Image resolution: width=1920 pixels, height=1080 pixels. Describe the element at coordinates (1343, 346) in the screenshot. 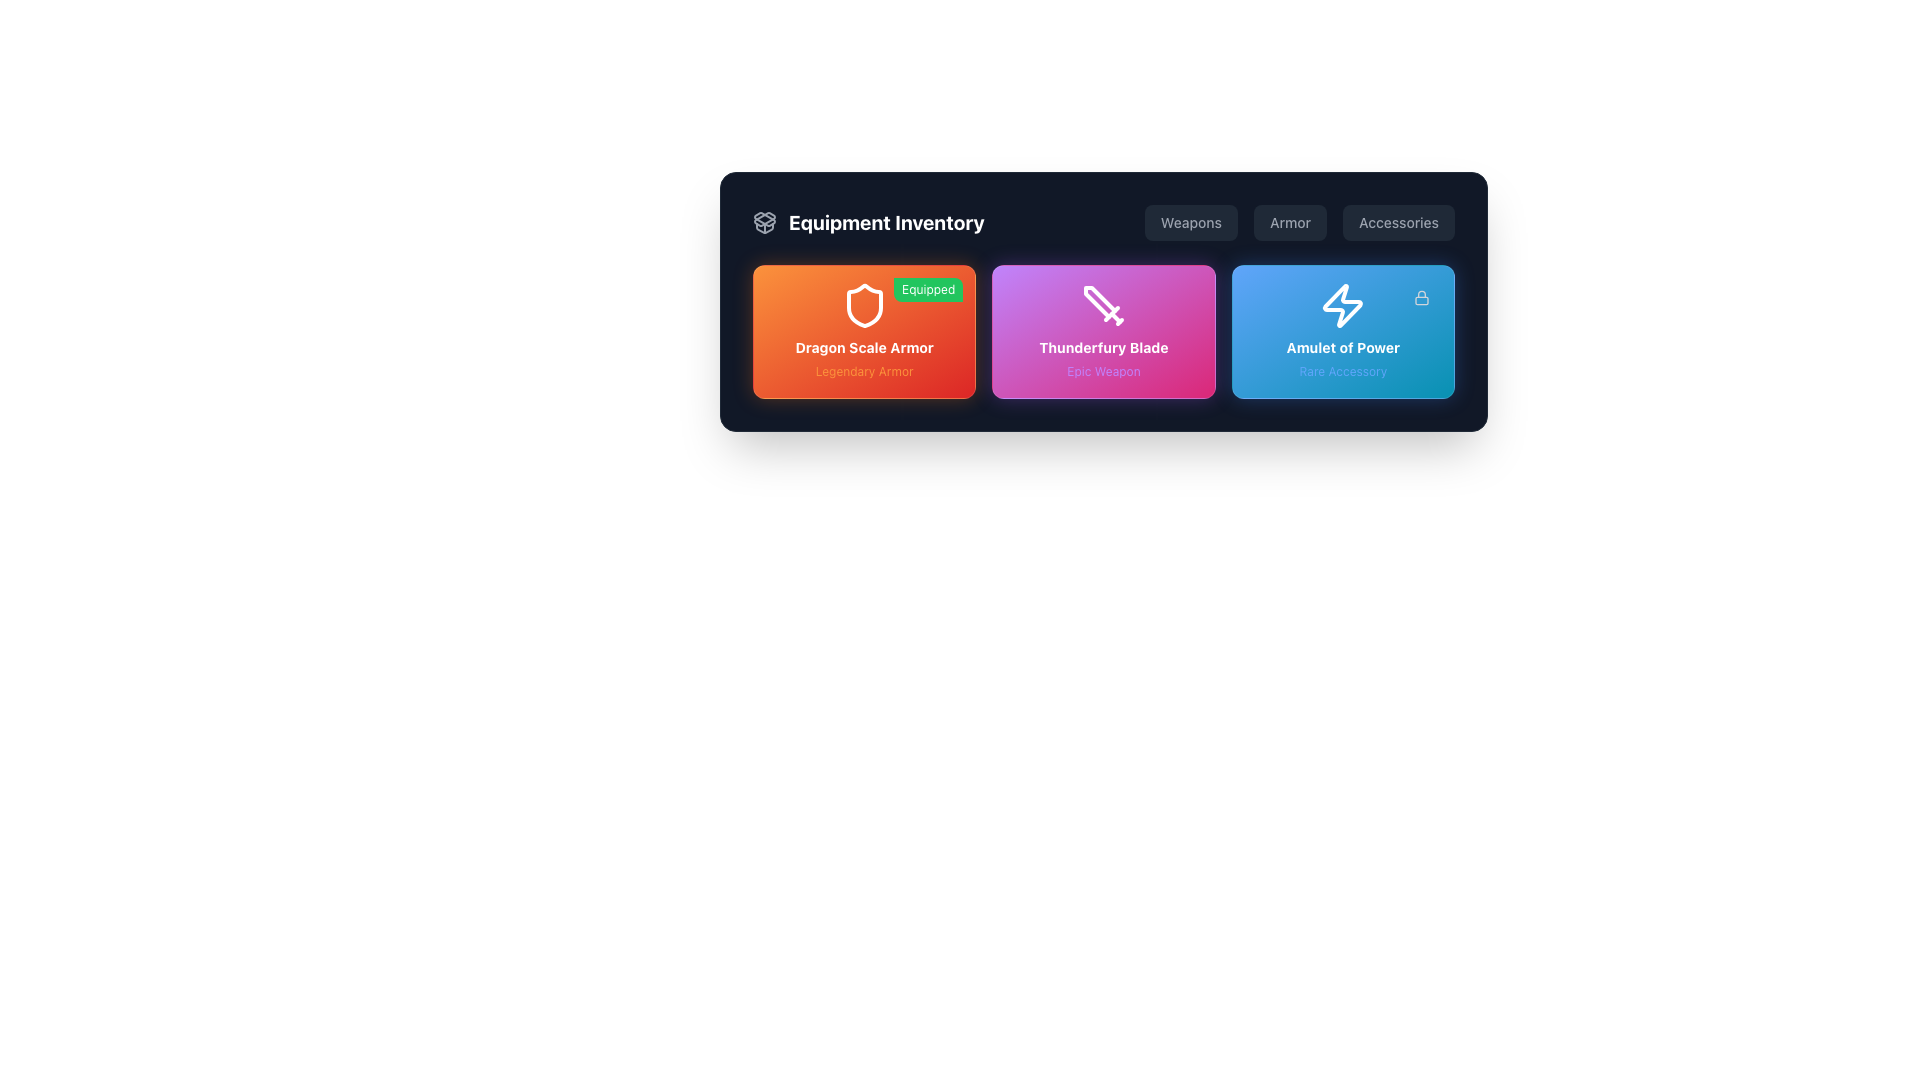

I see `the text label reading 'Amulet of Power' which is displayed in white bold font on a light blue background, located in the Equipment Inventory interface` at that location.